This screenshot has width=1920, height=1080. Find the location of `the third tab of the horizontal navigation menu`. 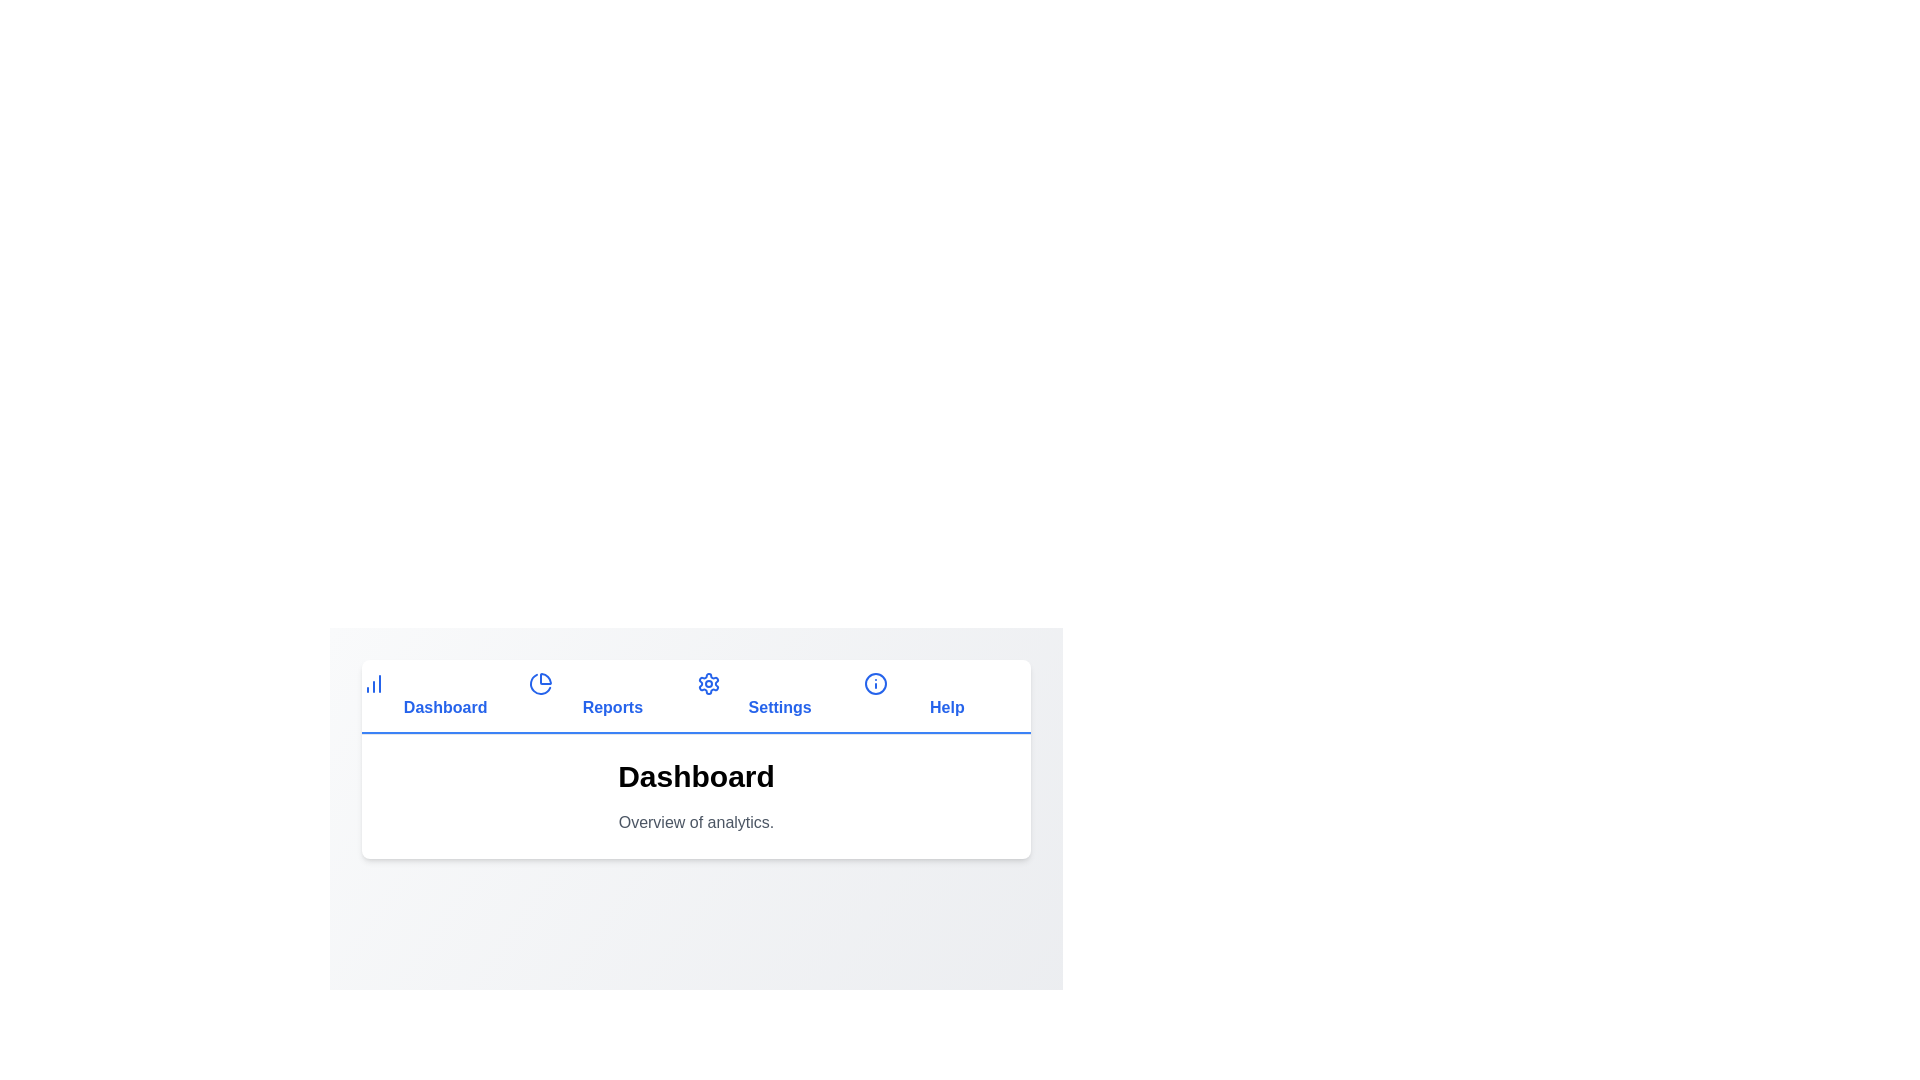

the third tab of the horizontal navigation menu is located at coordinates (779, 696).